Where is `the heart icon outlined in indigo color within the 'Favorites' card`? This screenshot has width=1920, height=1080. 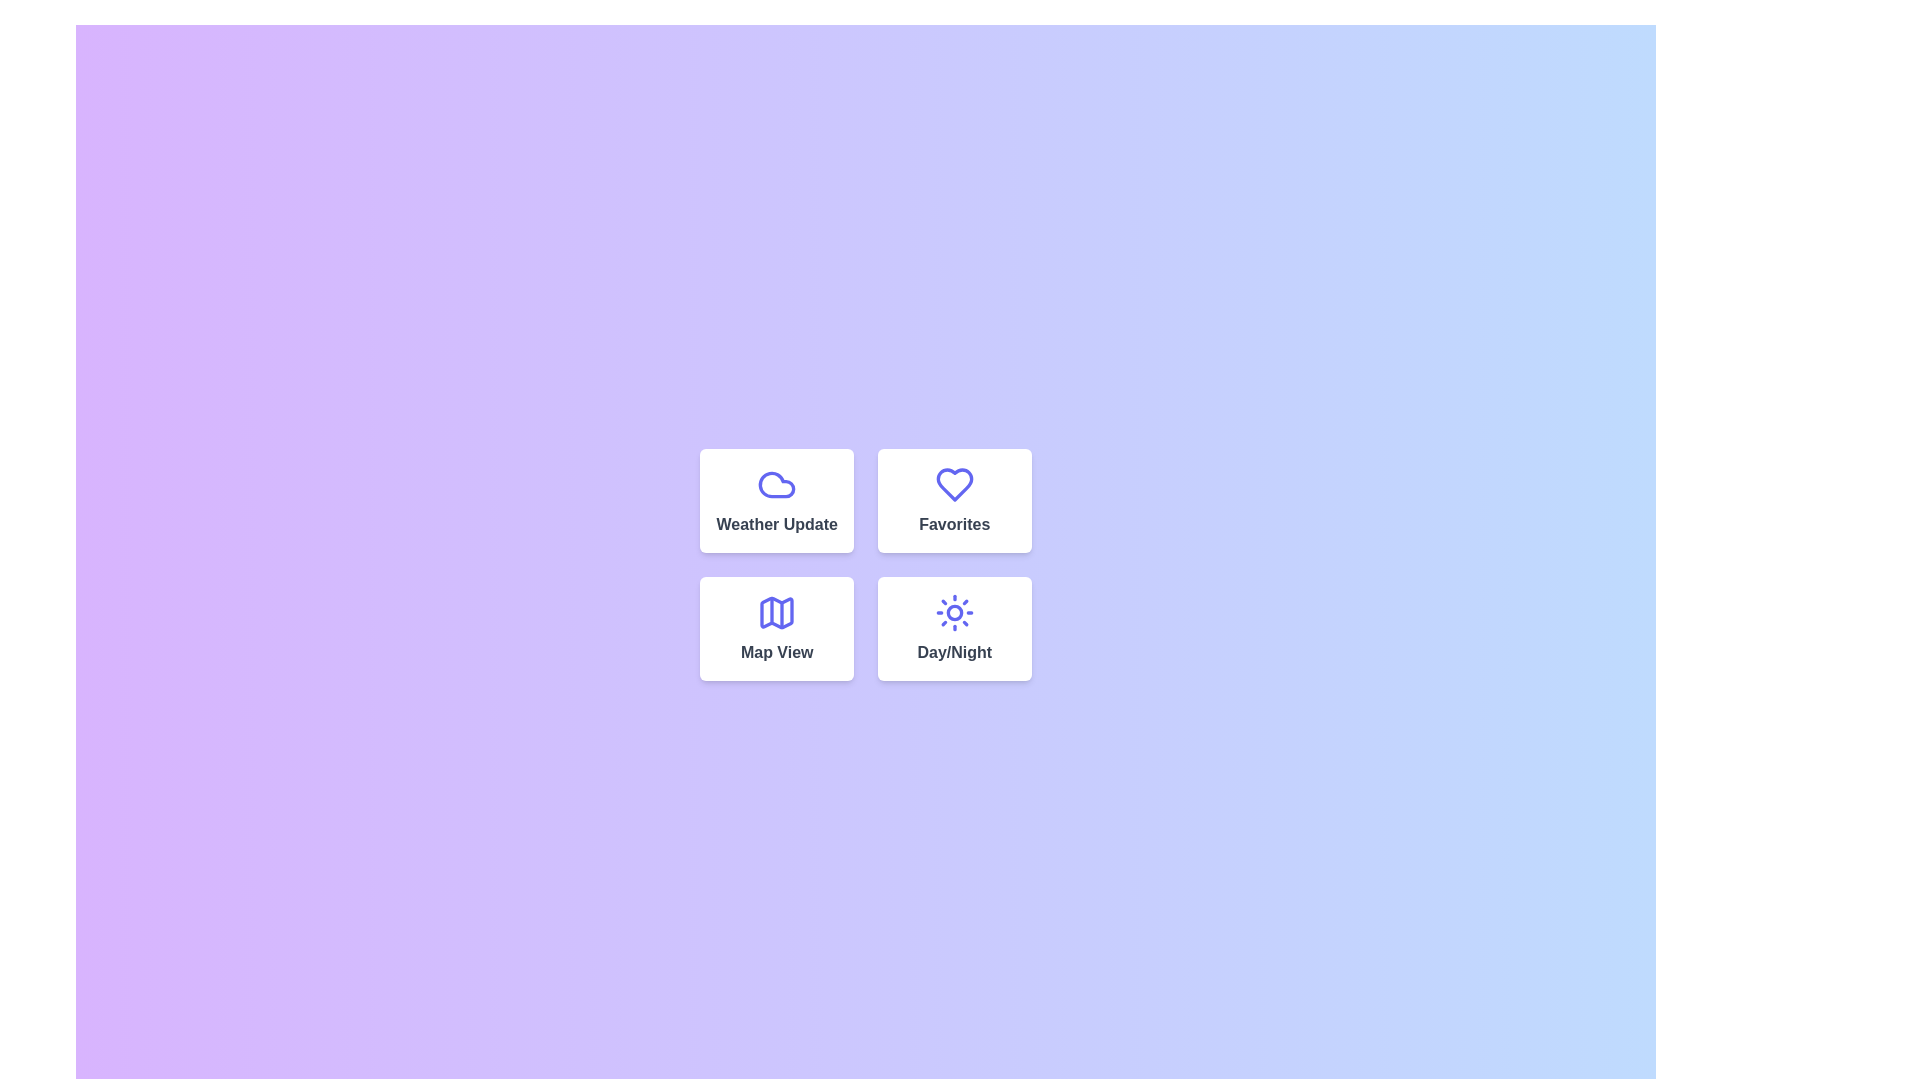
the heart icon outlined in indigo color within the 'Favorites' card is located at coordinates (953, 485).